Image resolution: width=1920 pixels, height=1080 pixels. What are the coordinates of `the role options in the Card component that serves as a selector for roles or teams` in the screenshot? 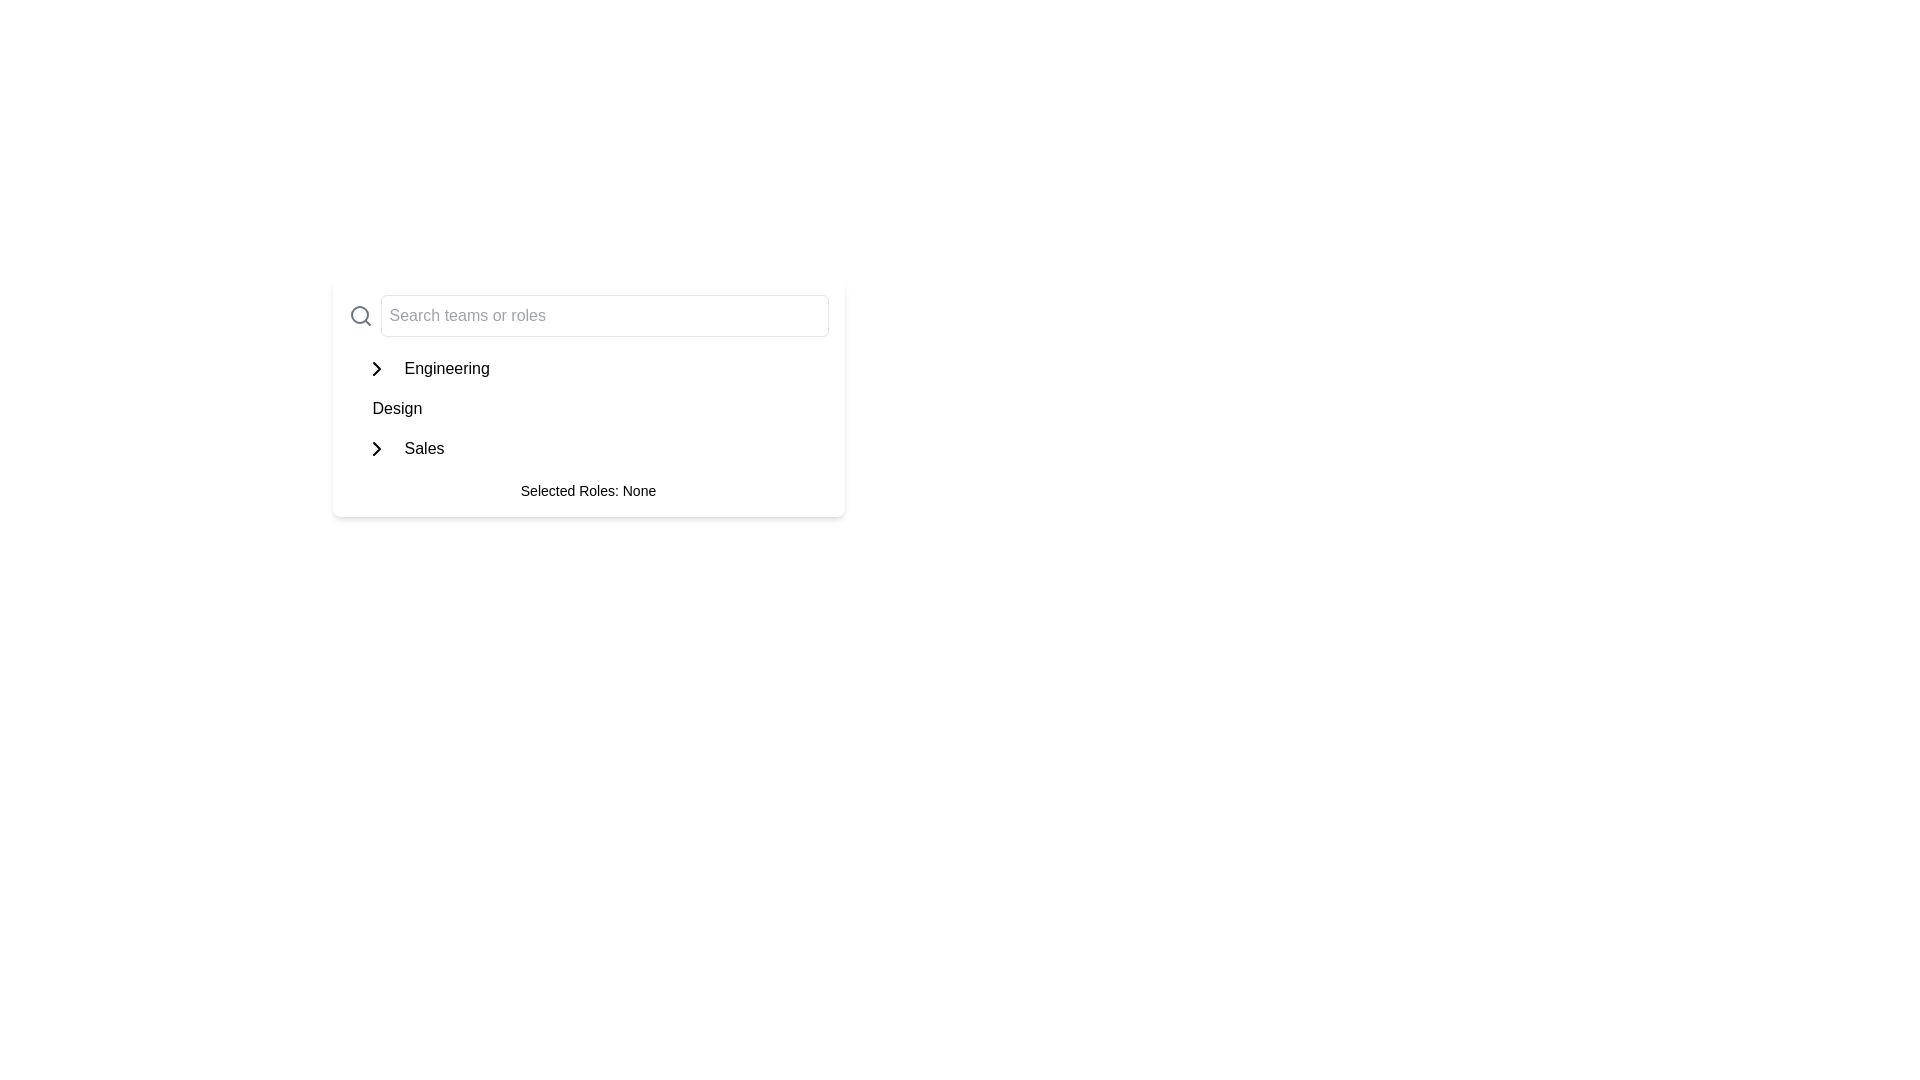 It's located at (587, 397).